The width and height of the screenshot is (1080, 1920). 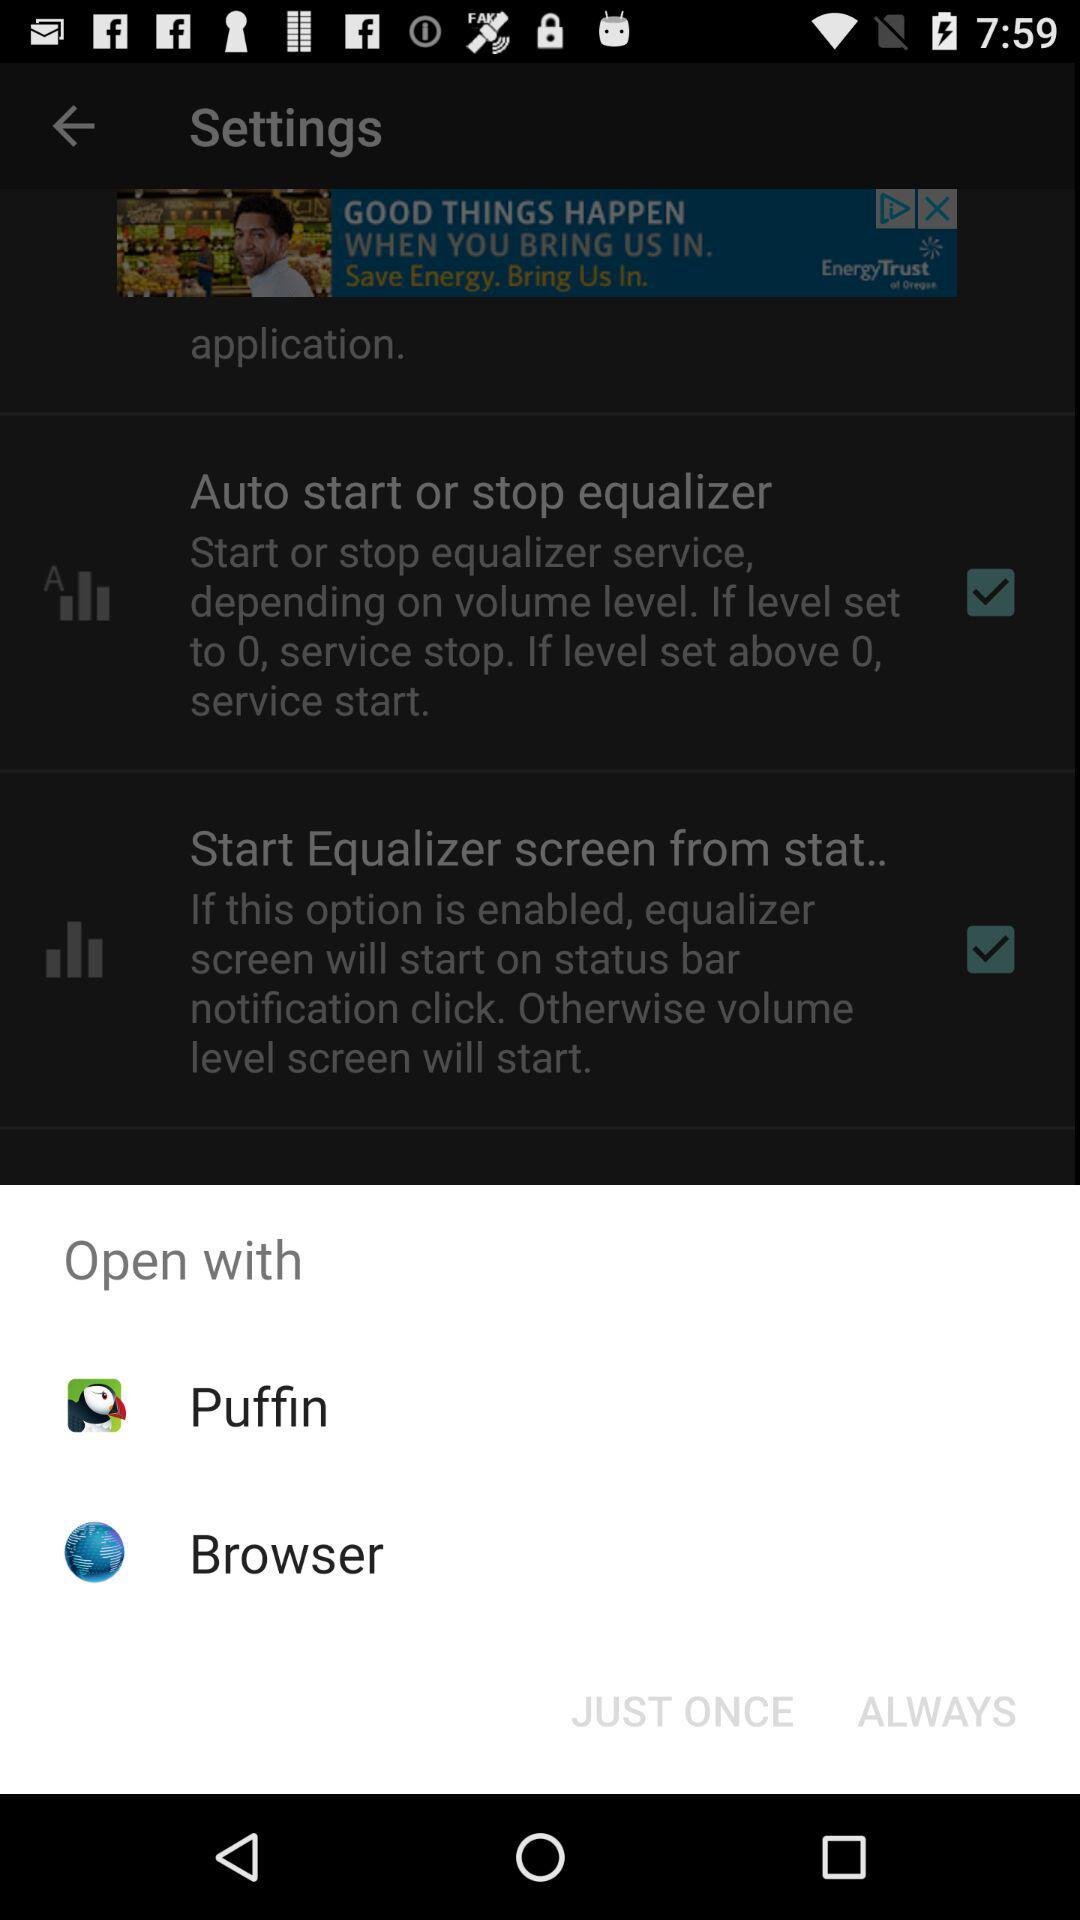 What do you see at coordinates (681, 1708) in the screenshot?
I see `the icon next to the always button` at bounding box center [681, 1708].